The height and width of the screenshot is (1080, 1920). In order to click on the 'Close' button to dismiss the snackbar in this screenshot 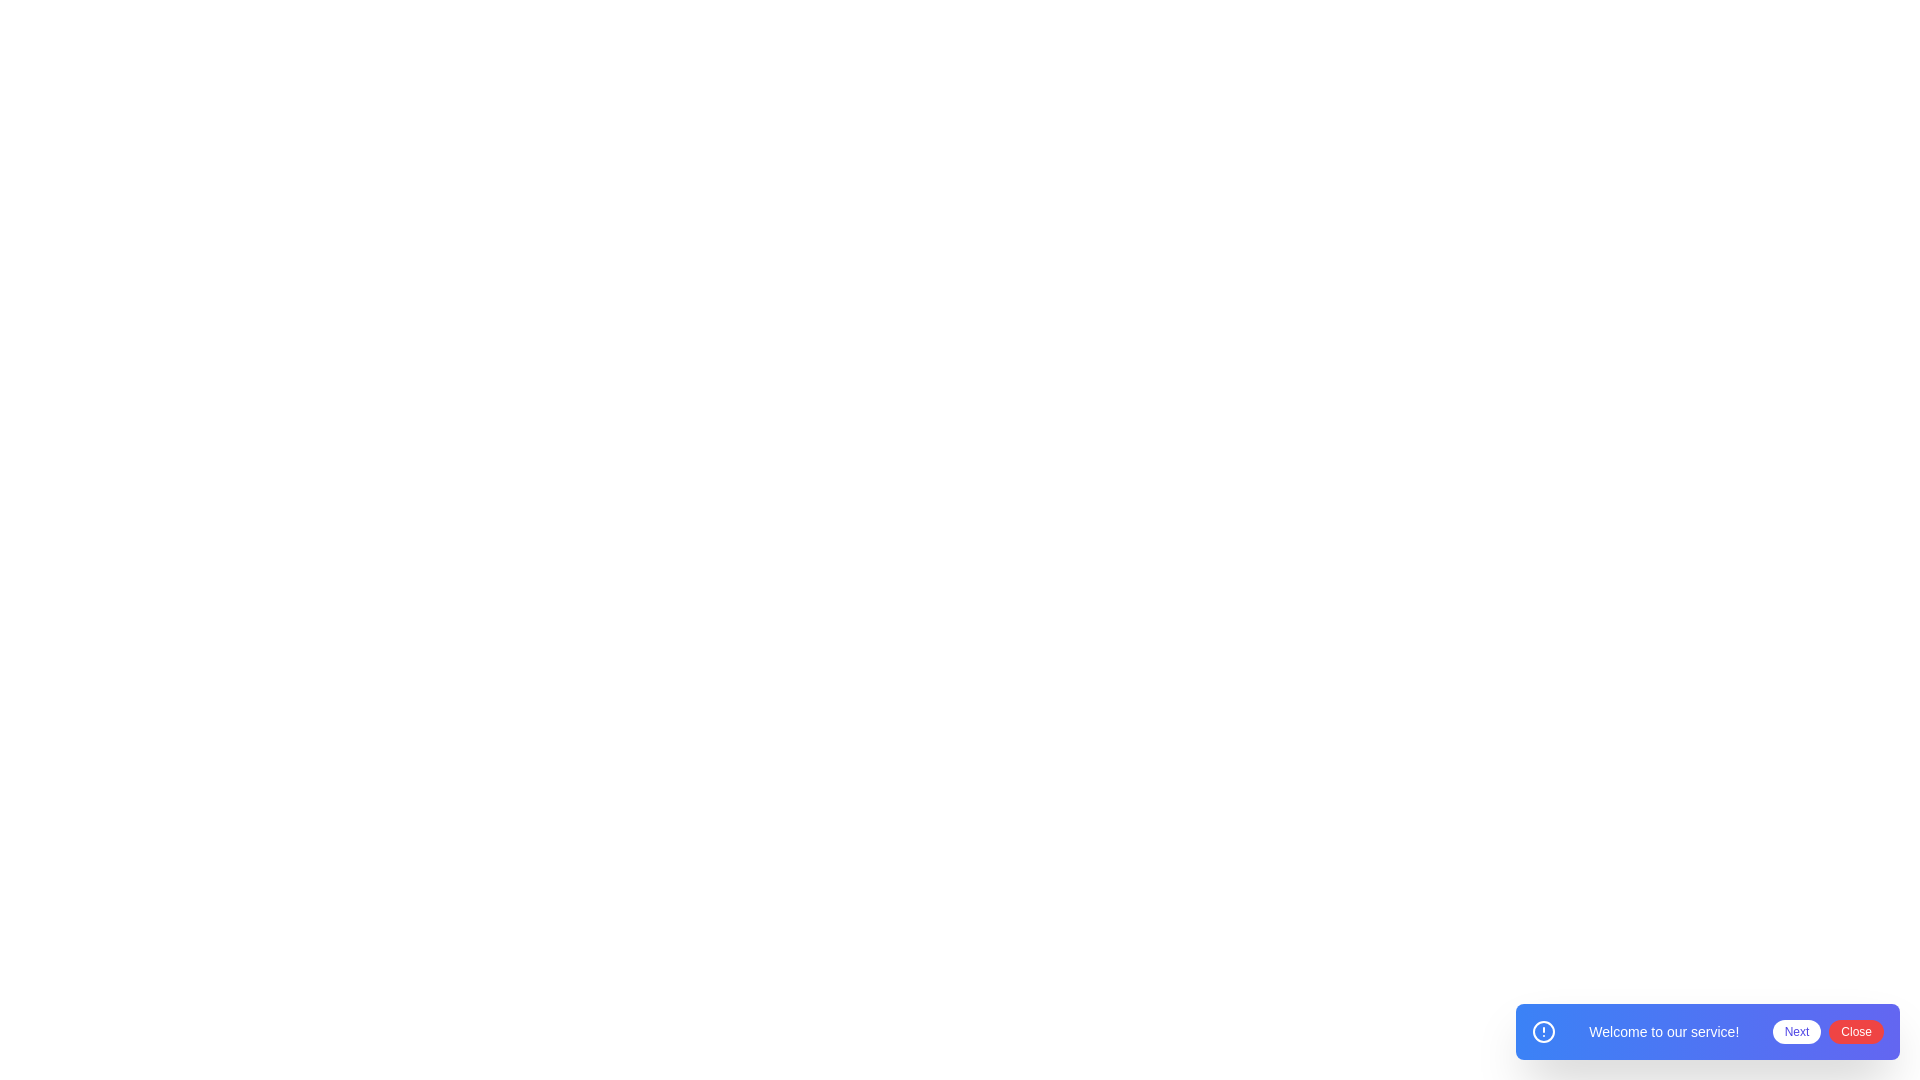, I will do `click(1855, 1032)`.